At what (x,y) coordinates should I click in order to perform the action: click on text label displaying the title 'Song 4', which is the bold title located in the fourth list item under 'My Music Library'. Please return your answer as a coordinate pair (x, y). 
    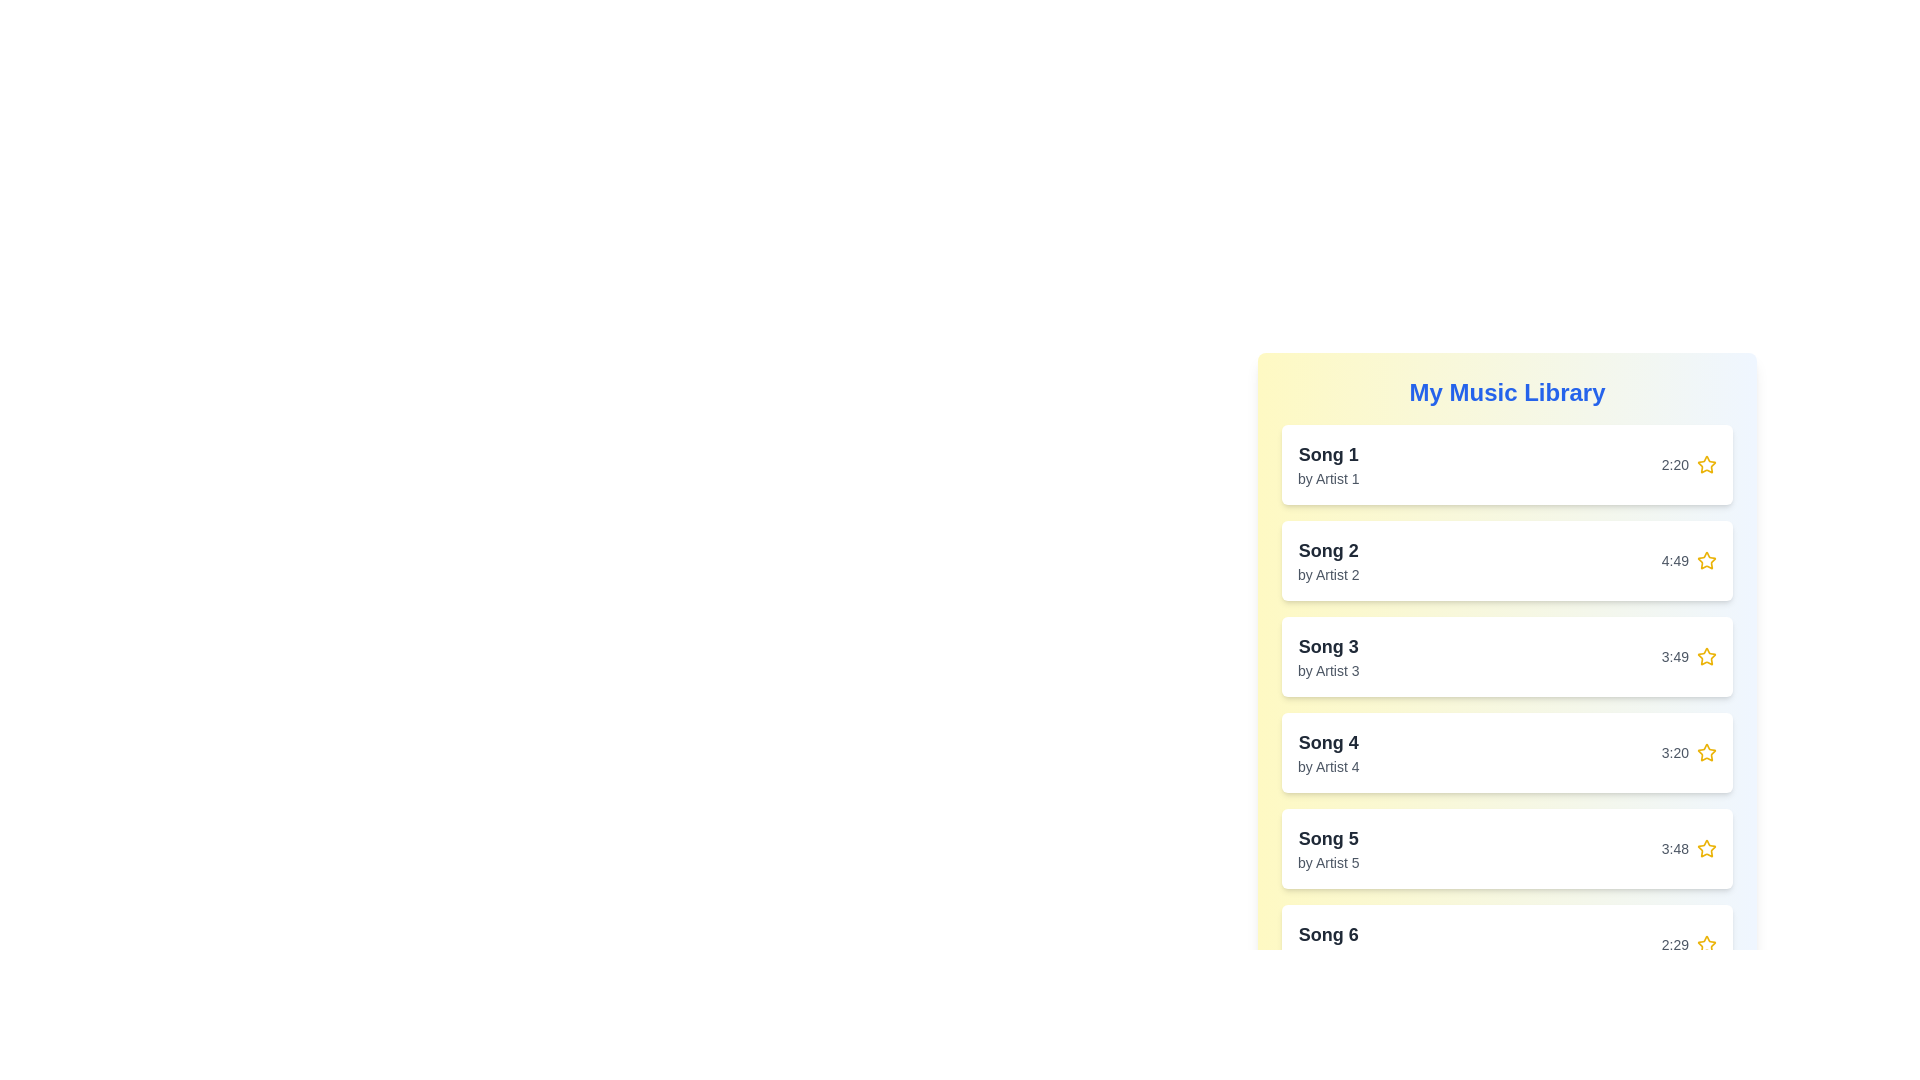
    Looking at the image, I should click on (1328, 743).